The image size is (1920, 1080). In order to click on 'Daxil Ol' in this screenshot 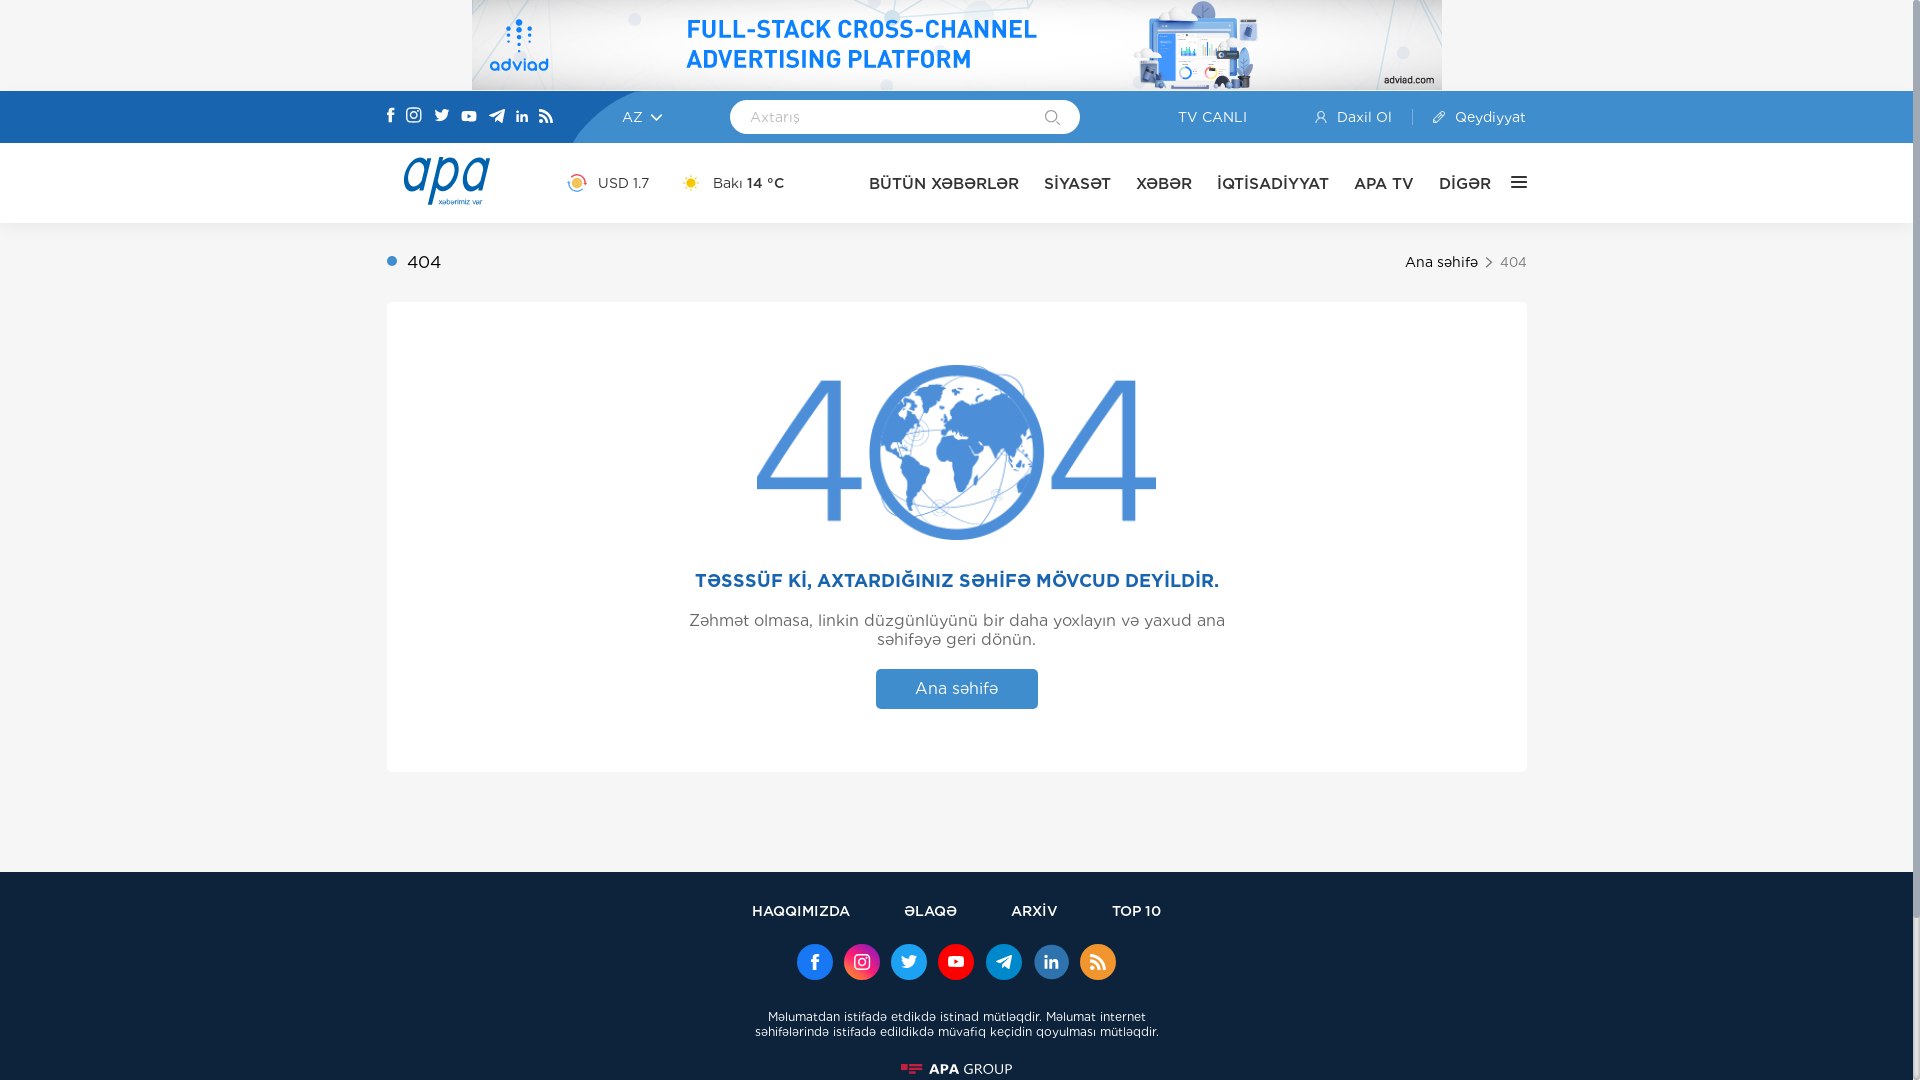, I will do `click(1362, 116)`.